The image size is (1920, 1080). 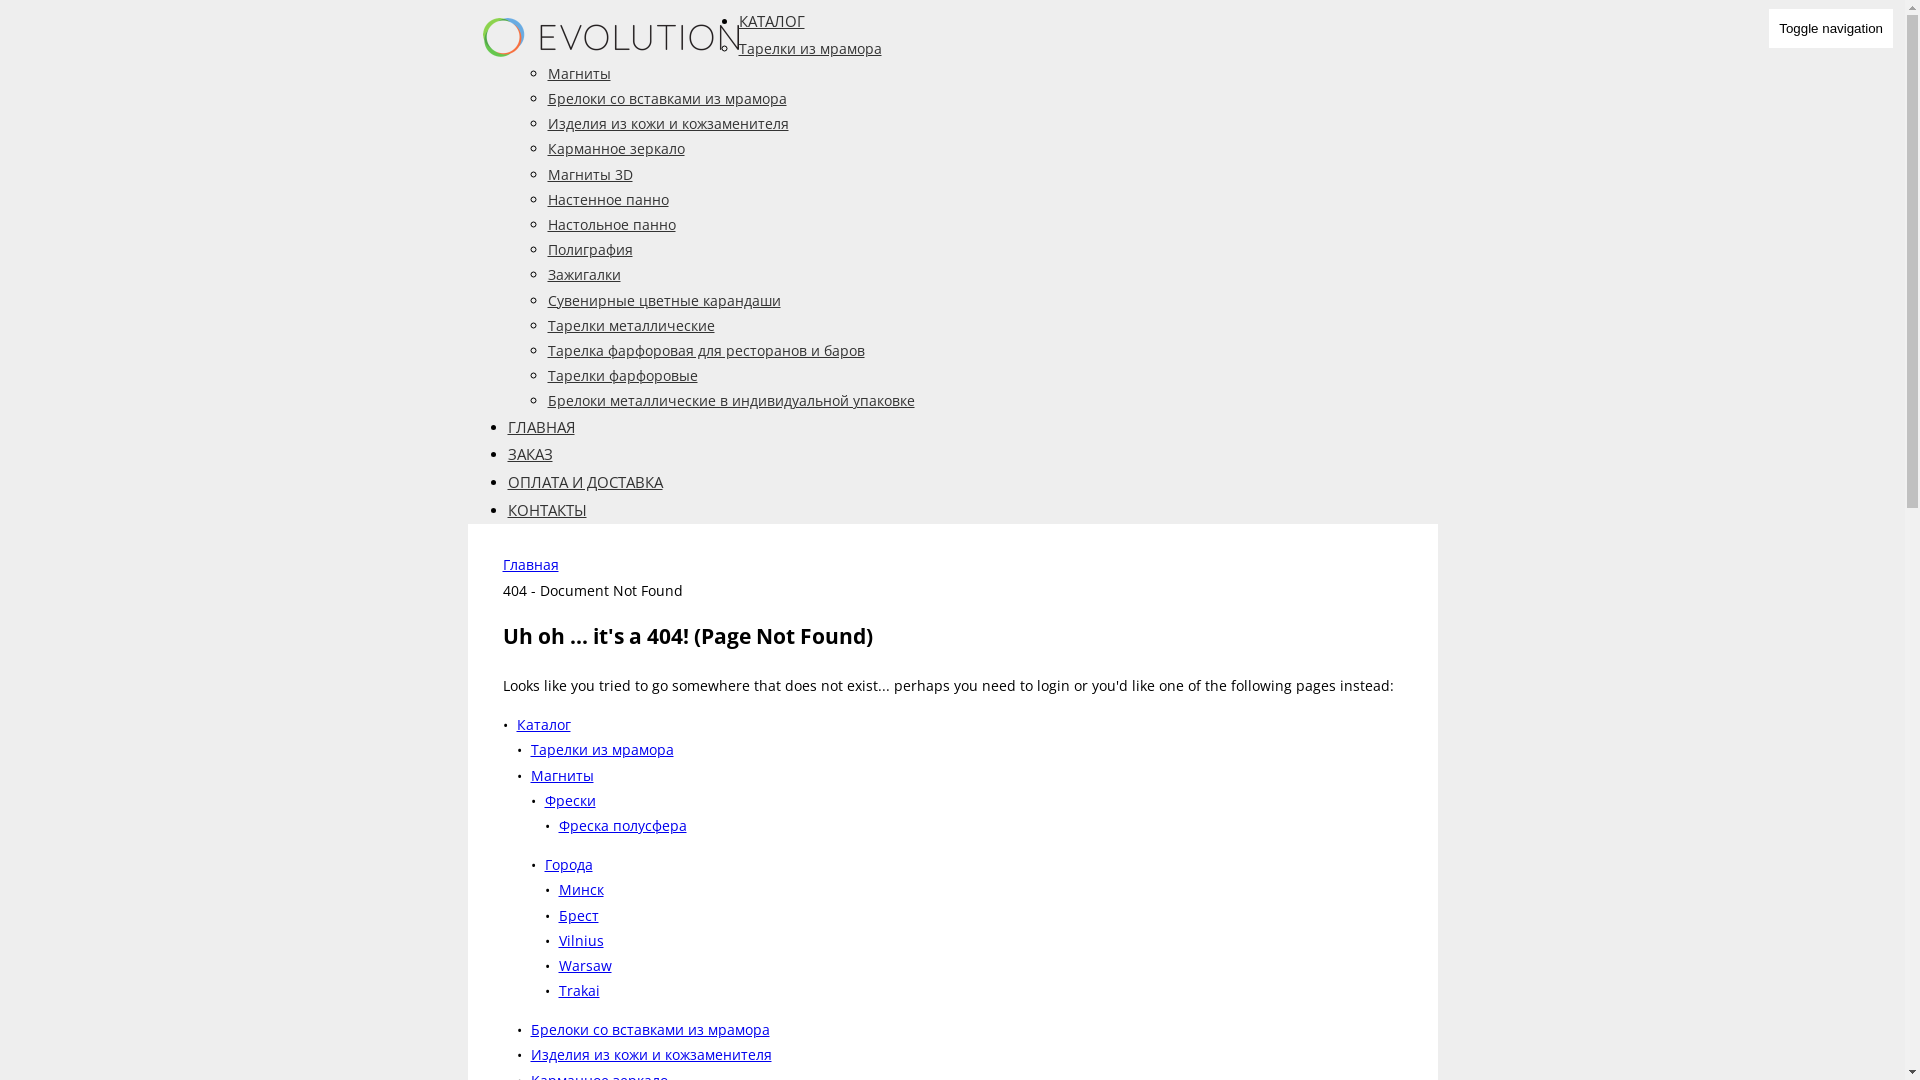 What do you see at coordinates (1766, 28) in the screenshot?
I see `'Toggle navigation'` at bounding box center [1766, 28].